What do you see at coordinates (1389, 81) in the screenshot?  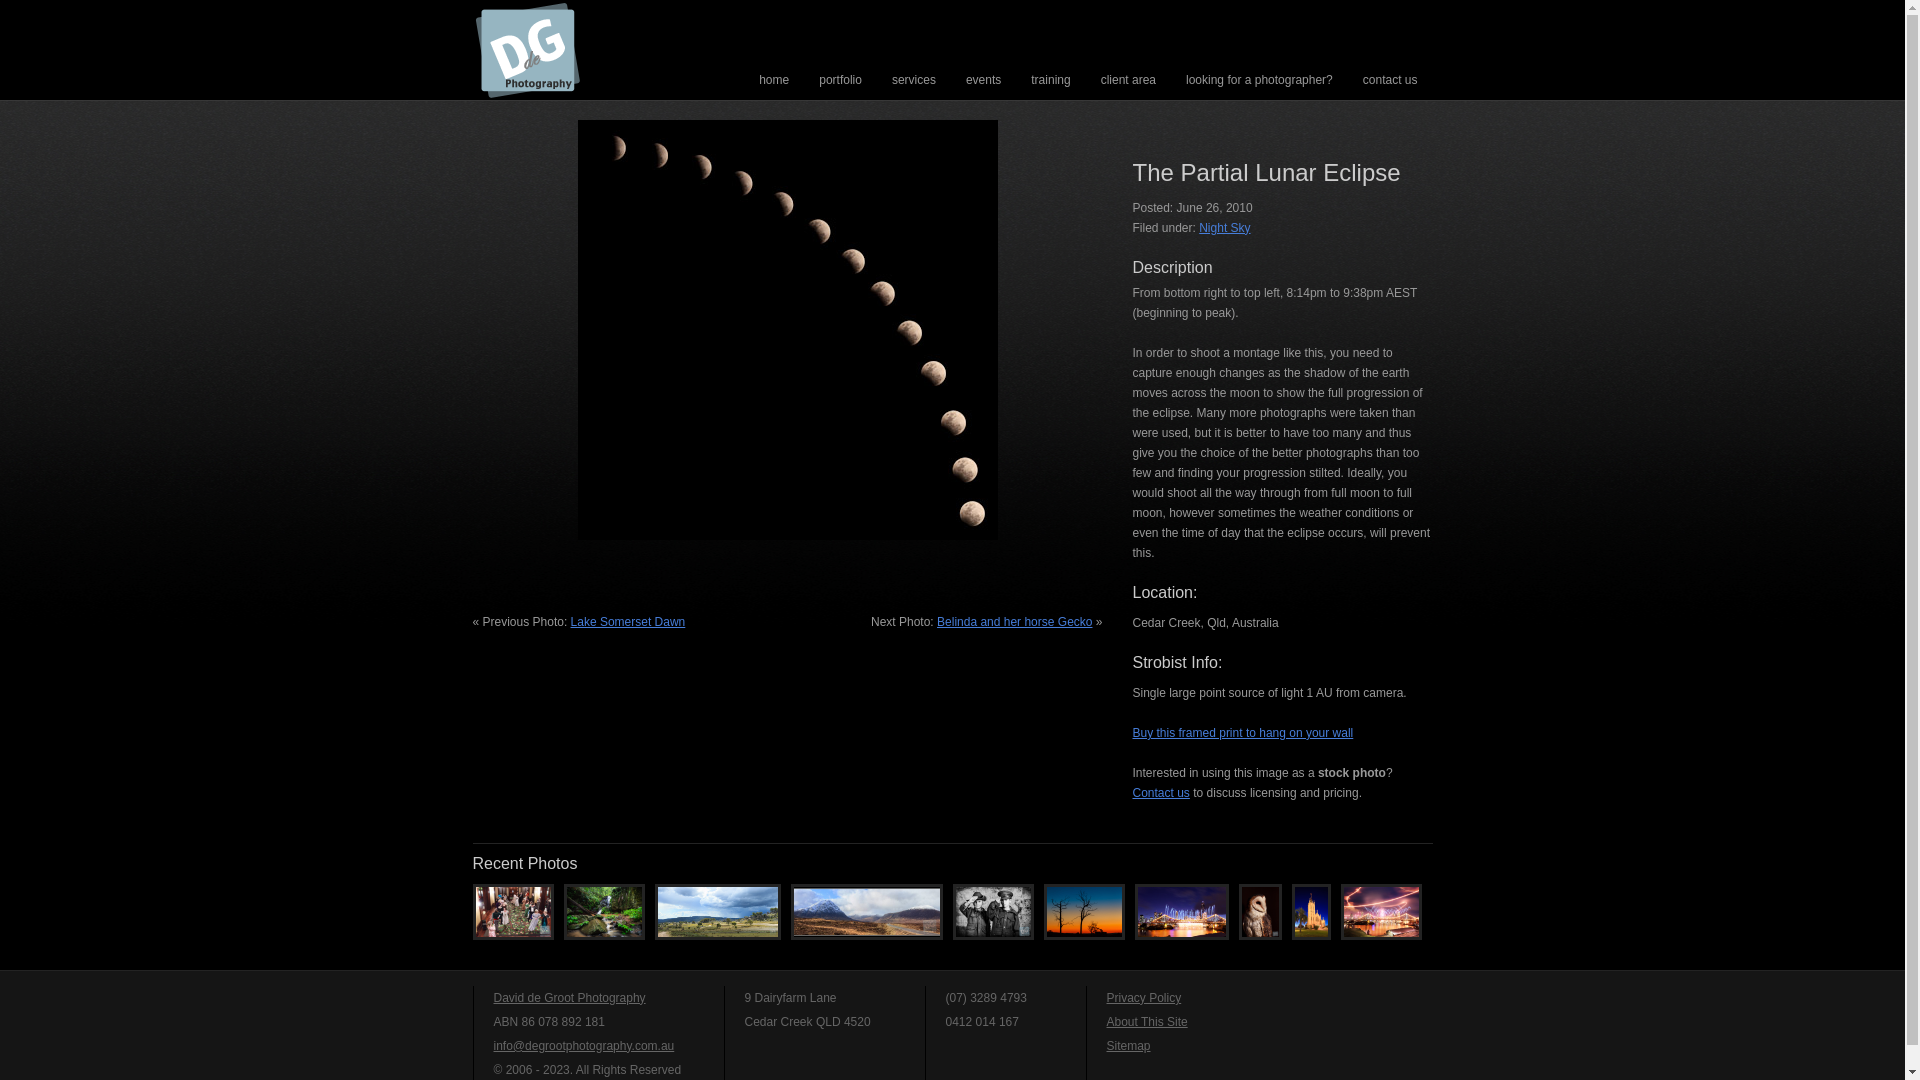 I see `'contact us'` at bounding box center [1389, 81].